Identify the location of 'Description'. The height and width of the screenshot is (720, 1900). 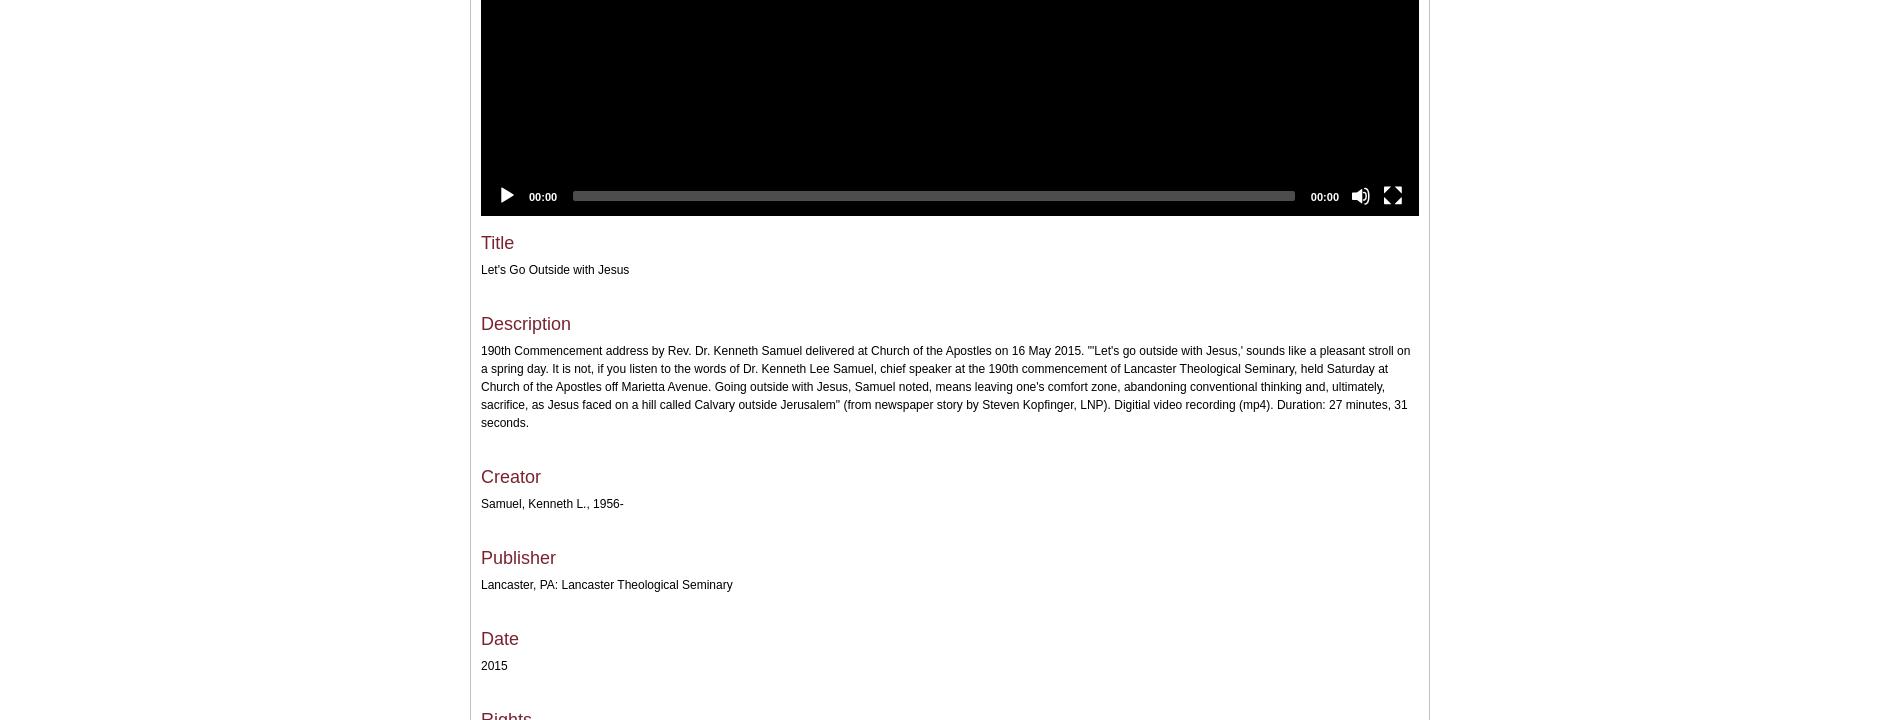
(481, 323).